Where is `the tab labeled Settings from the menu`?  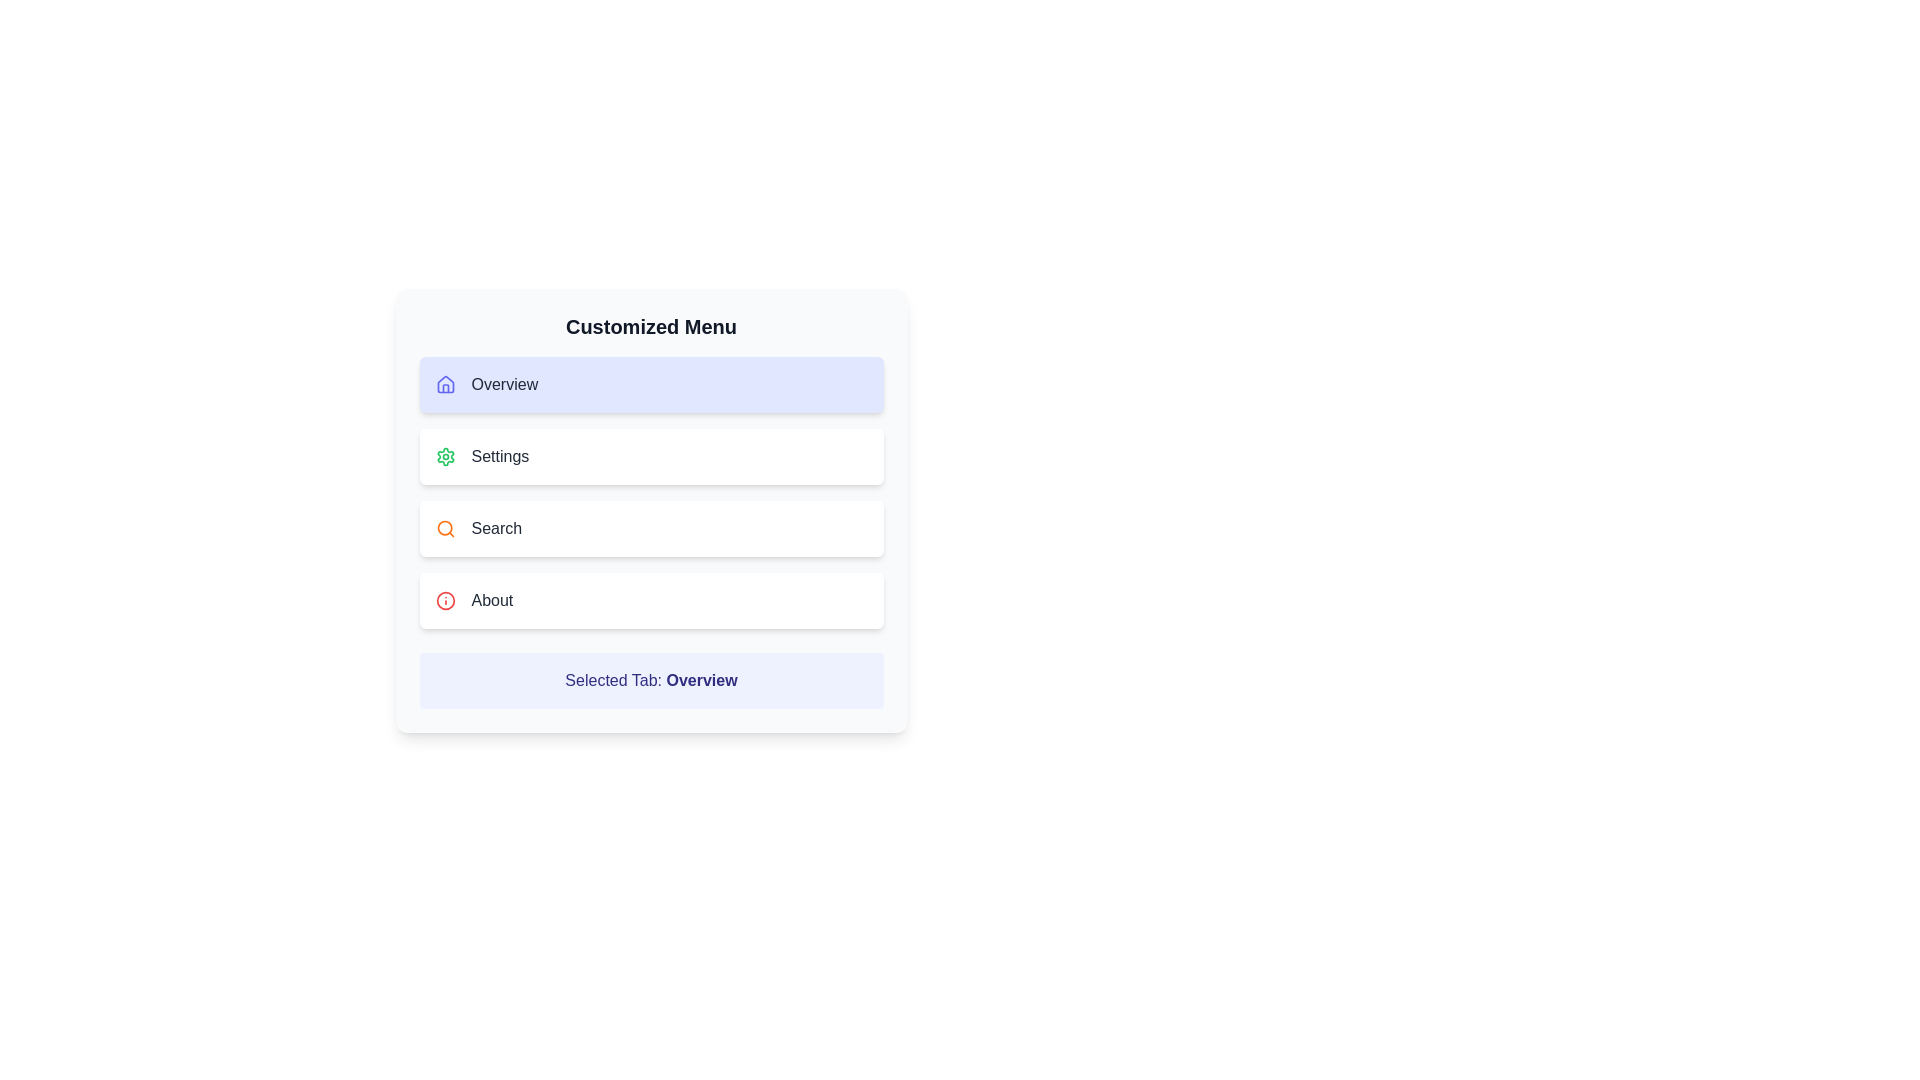
the tab labeled Settings from the menu is located at coordinates (651, 456).